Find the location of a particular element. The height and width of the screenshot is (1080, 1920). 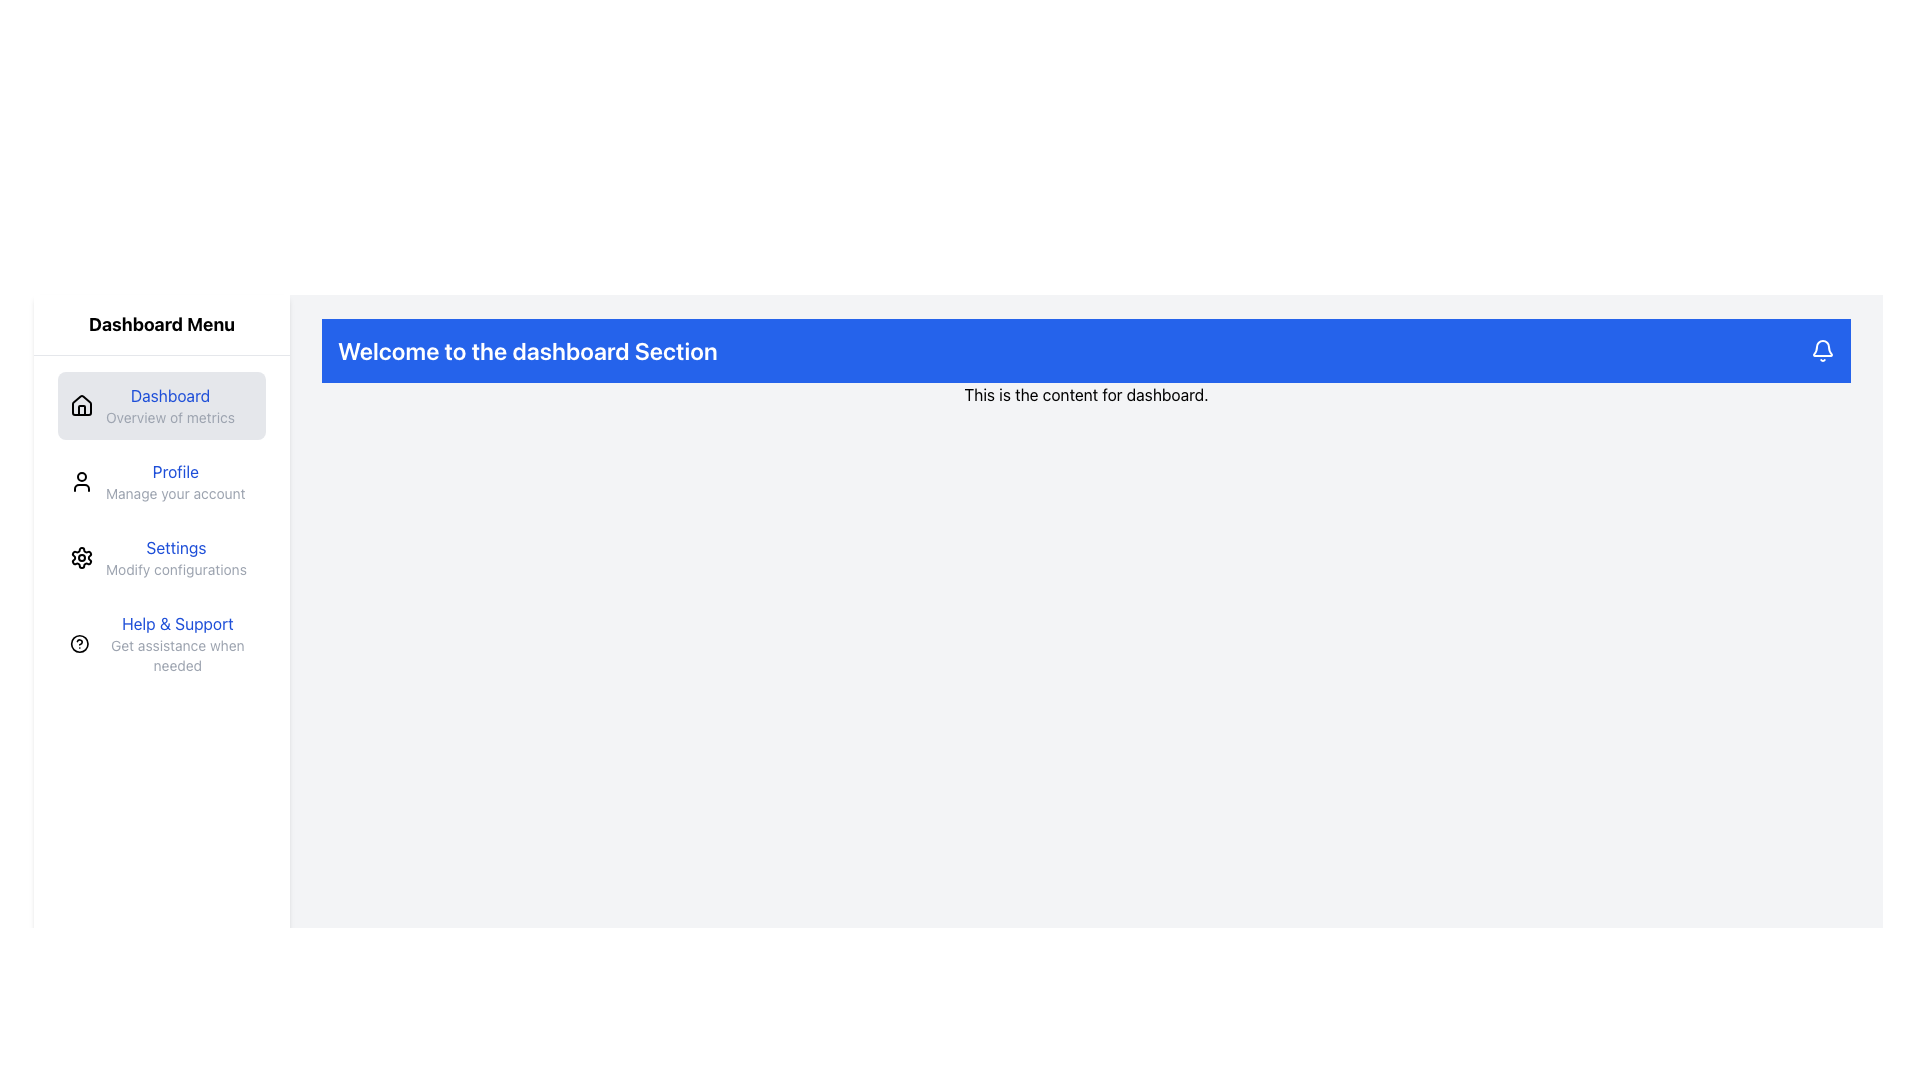

the profile icon located in the sidebar, which represents the user account section is located at coordinates (80, 482).